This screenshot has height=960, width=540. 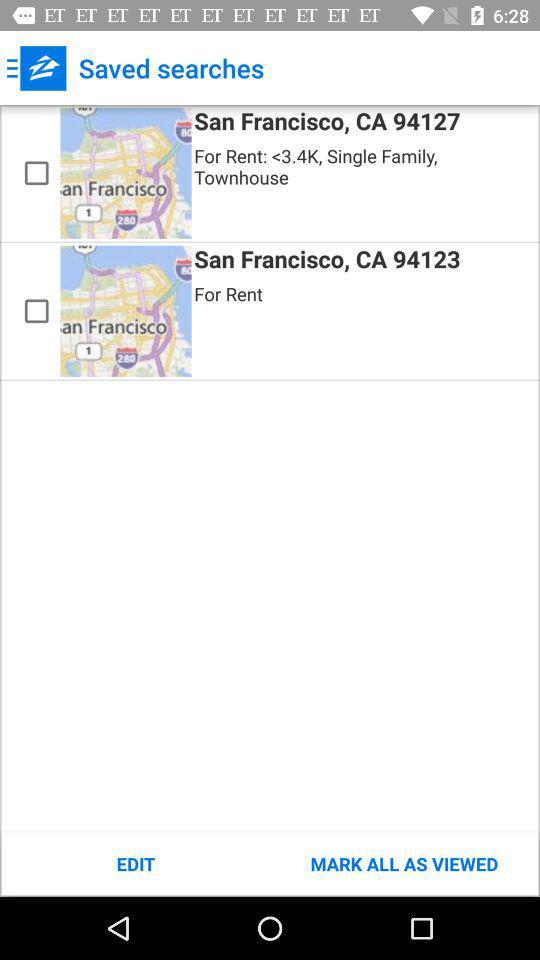 What do you see at coordinates (404, 863) in the screenshot?
I see `mark all as icon` at bounding box center [404, 863].